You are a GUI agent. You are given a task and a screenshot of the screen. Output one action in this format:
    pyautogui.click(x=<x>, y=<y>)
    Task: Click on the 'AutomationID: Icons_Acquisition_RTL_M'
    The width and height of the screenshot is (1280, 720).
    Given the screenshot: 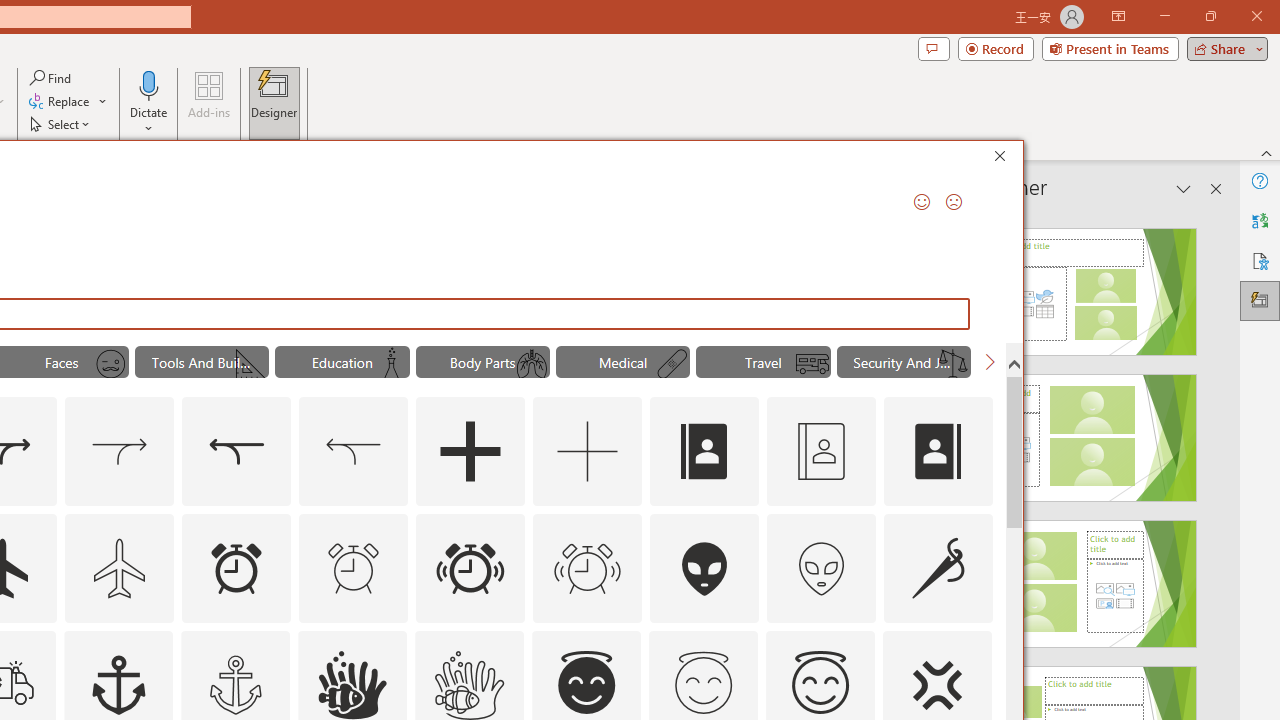 What is the action you would take?
    pyautogui.click(x=353, y=452)
    